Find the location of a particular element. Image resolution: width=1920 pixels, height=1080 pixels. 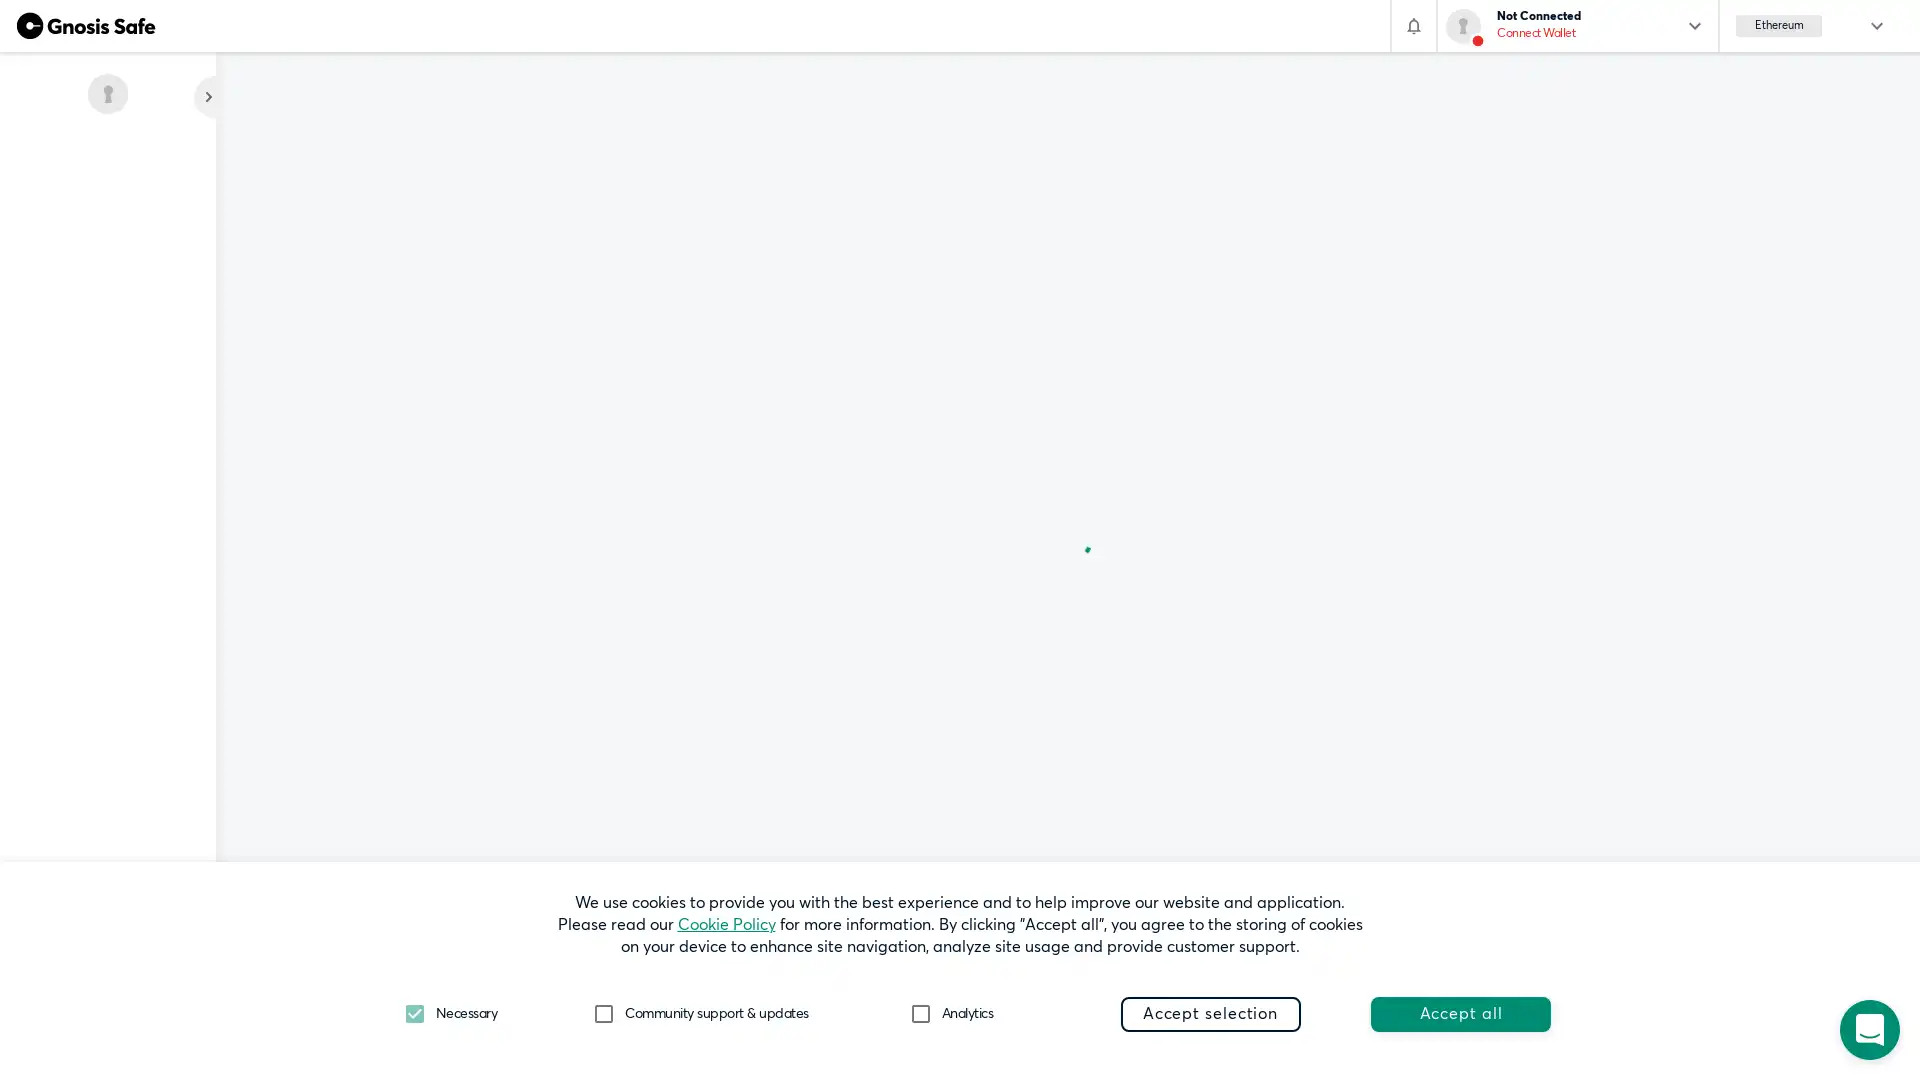

Accept selection is located at coordinates (1208, 1013).